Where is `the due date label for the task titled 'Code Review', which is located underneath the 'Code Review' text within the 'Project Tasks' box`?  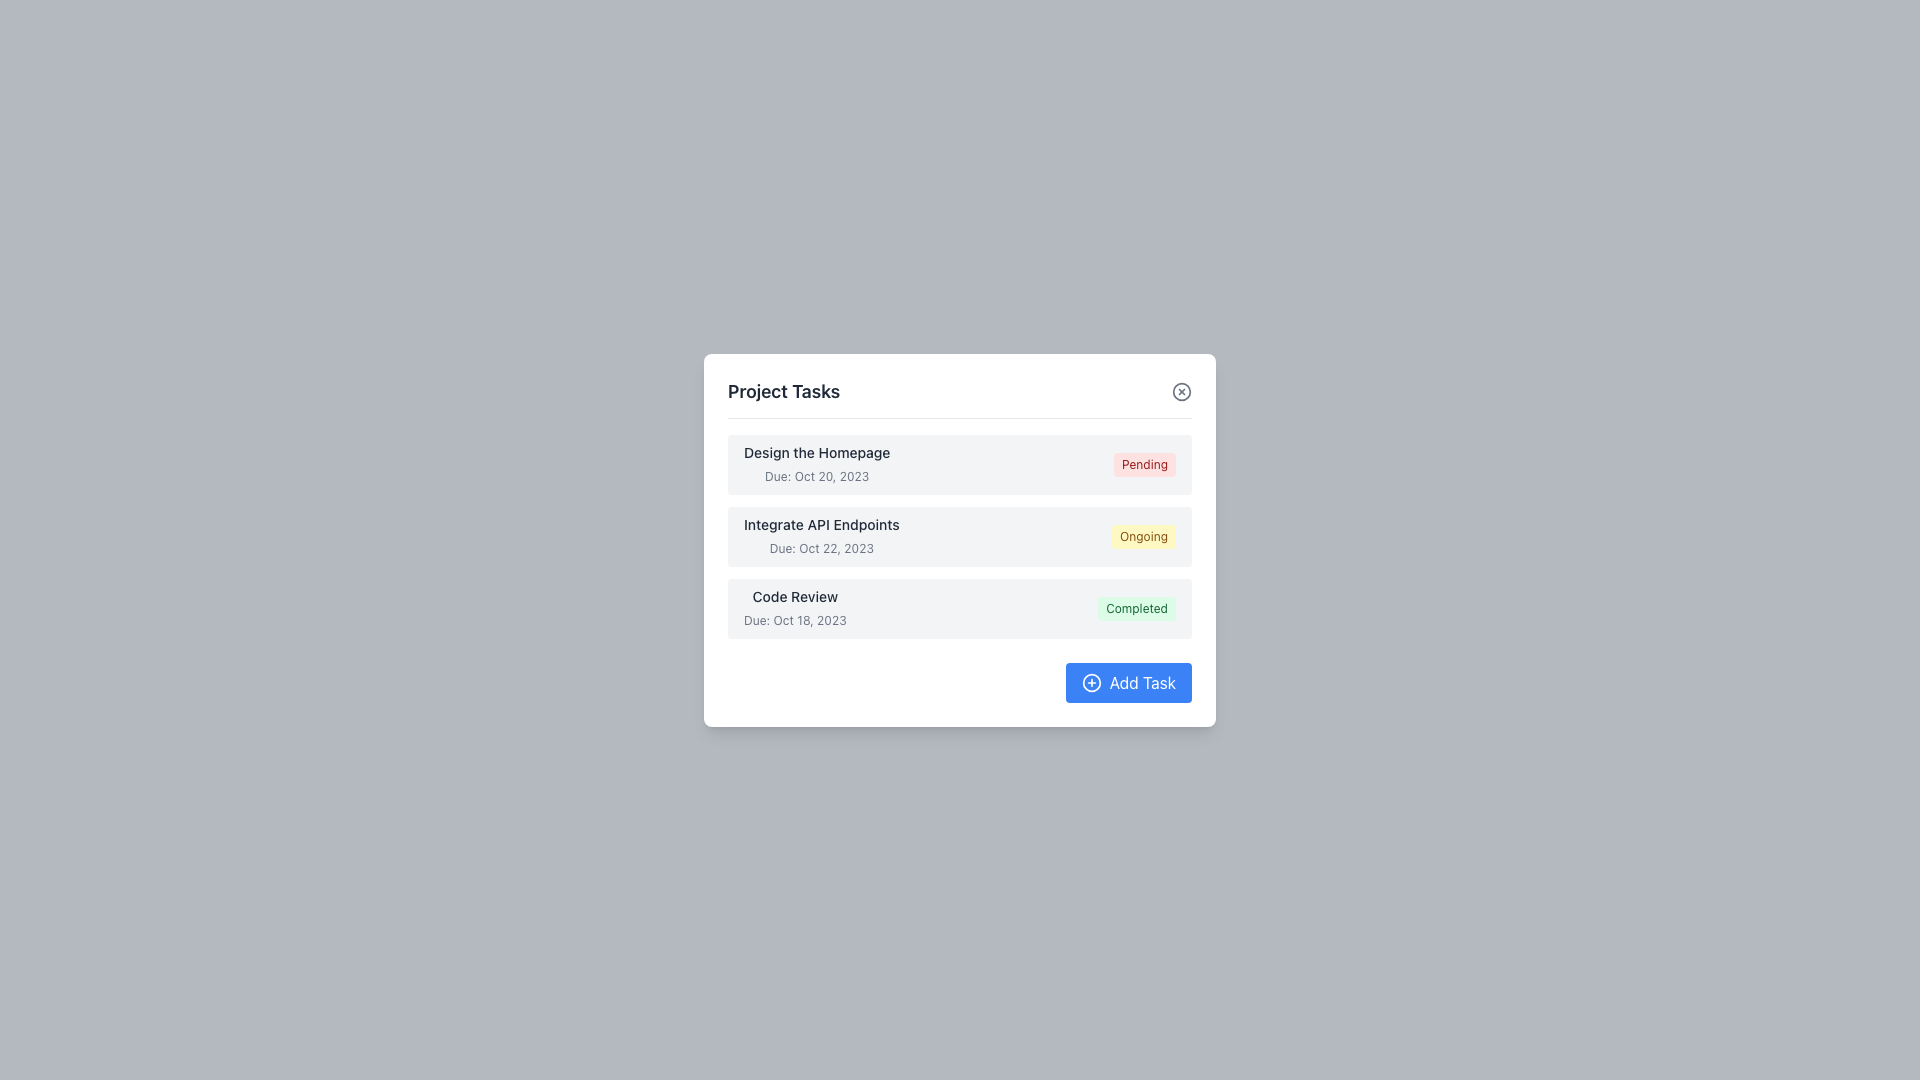
the due date label for the task titled 'Code Review', which is located underneath the 'Code Review' text within the 'Project Tasks' box is located at coordinates (794, 619).